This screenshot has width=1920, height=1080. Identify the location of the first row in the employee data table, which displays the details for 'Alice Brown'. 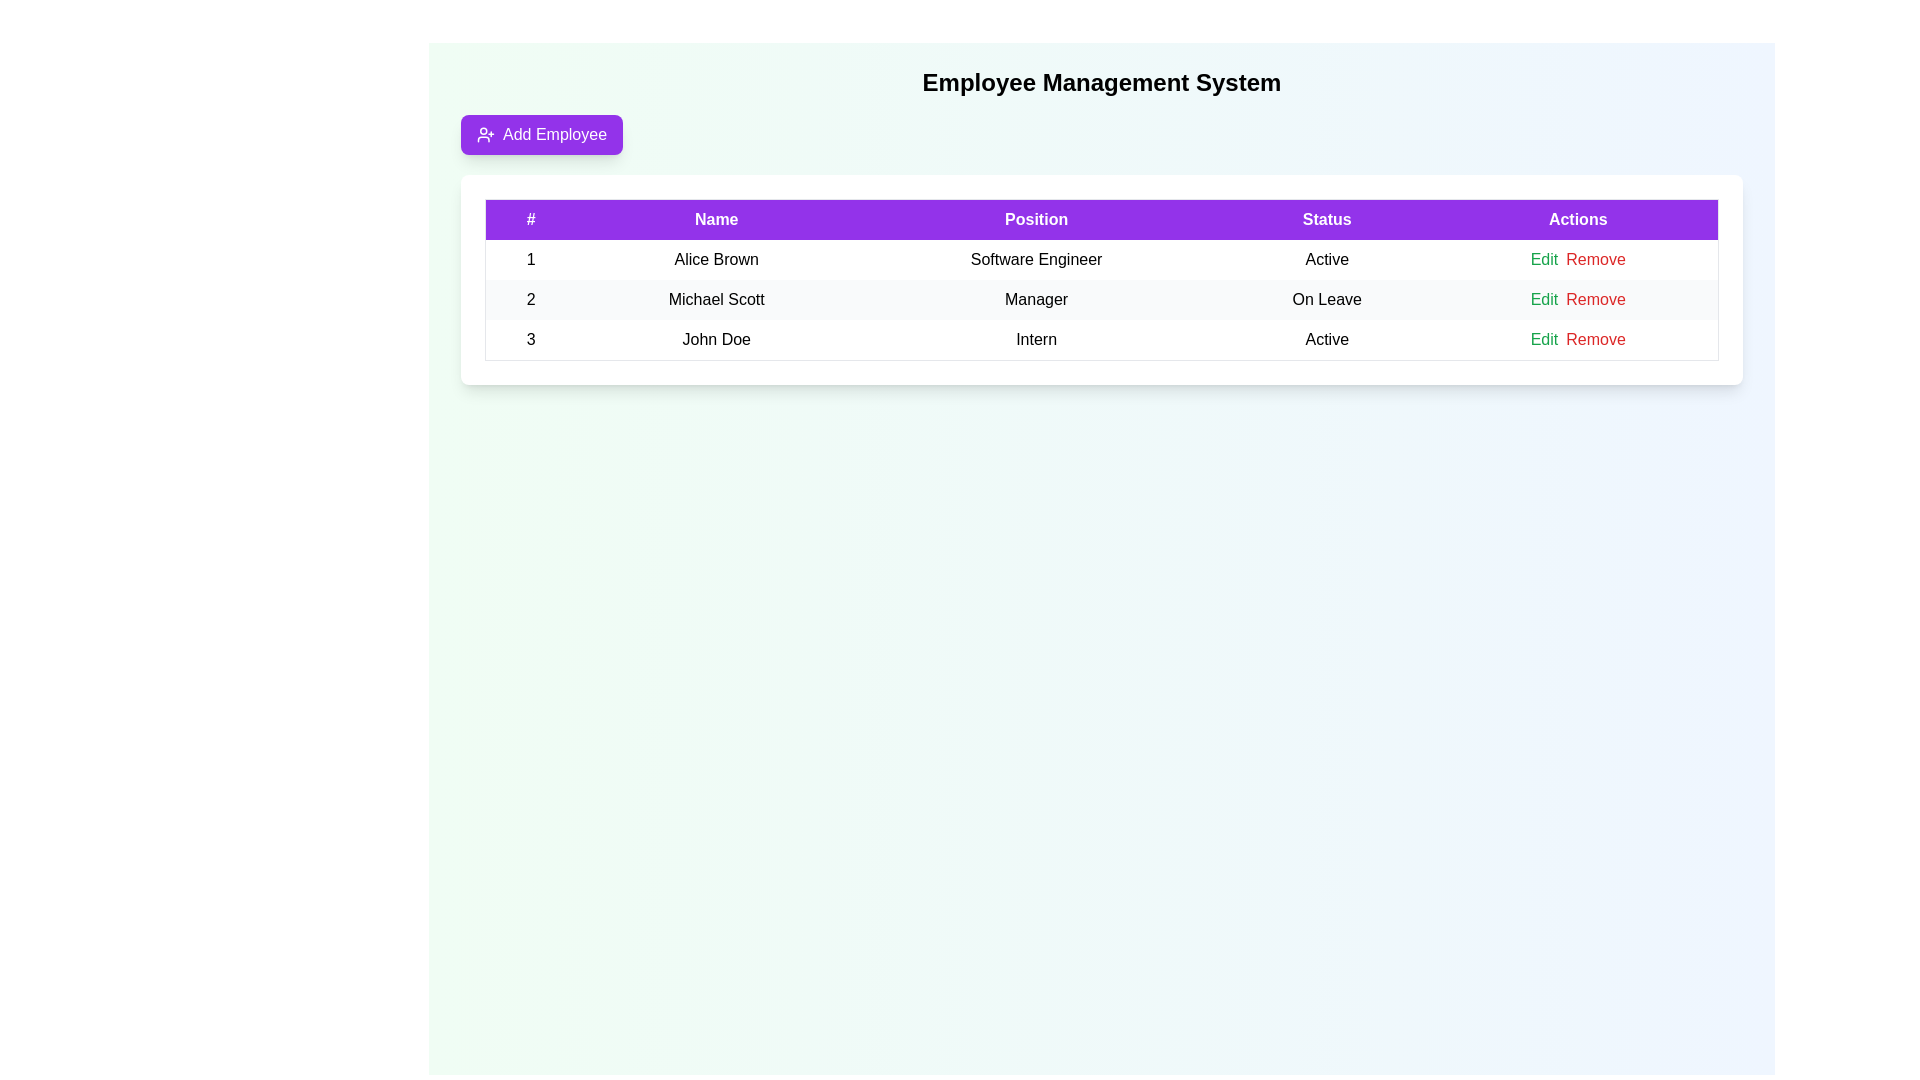
(1101, 258).